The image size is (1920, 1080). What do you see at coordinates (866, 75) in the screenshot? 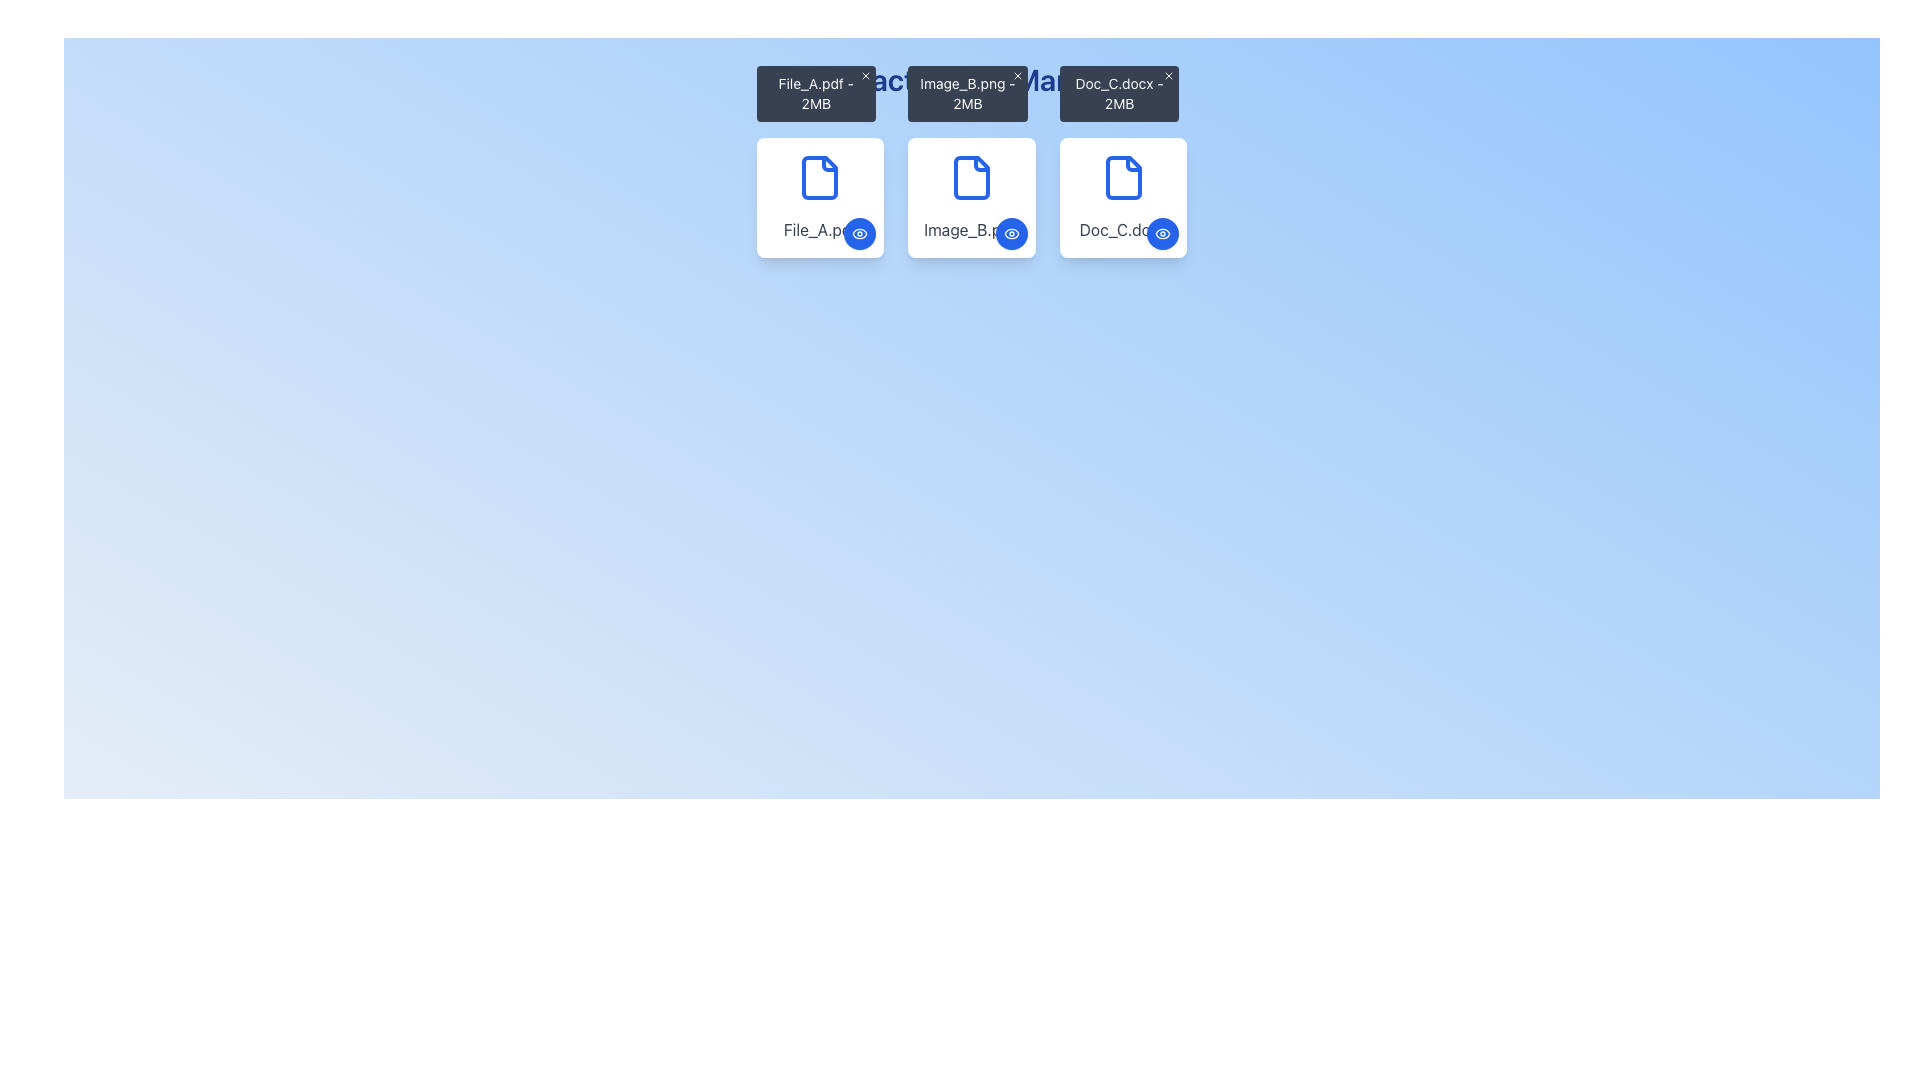
I see `the close button located in the upper right corner of the tooltip for 'File_A.pdf - 2MB'` at bounding box center [866, 75].